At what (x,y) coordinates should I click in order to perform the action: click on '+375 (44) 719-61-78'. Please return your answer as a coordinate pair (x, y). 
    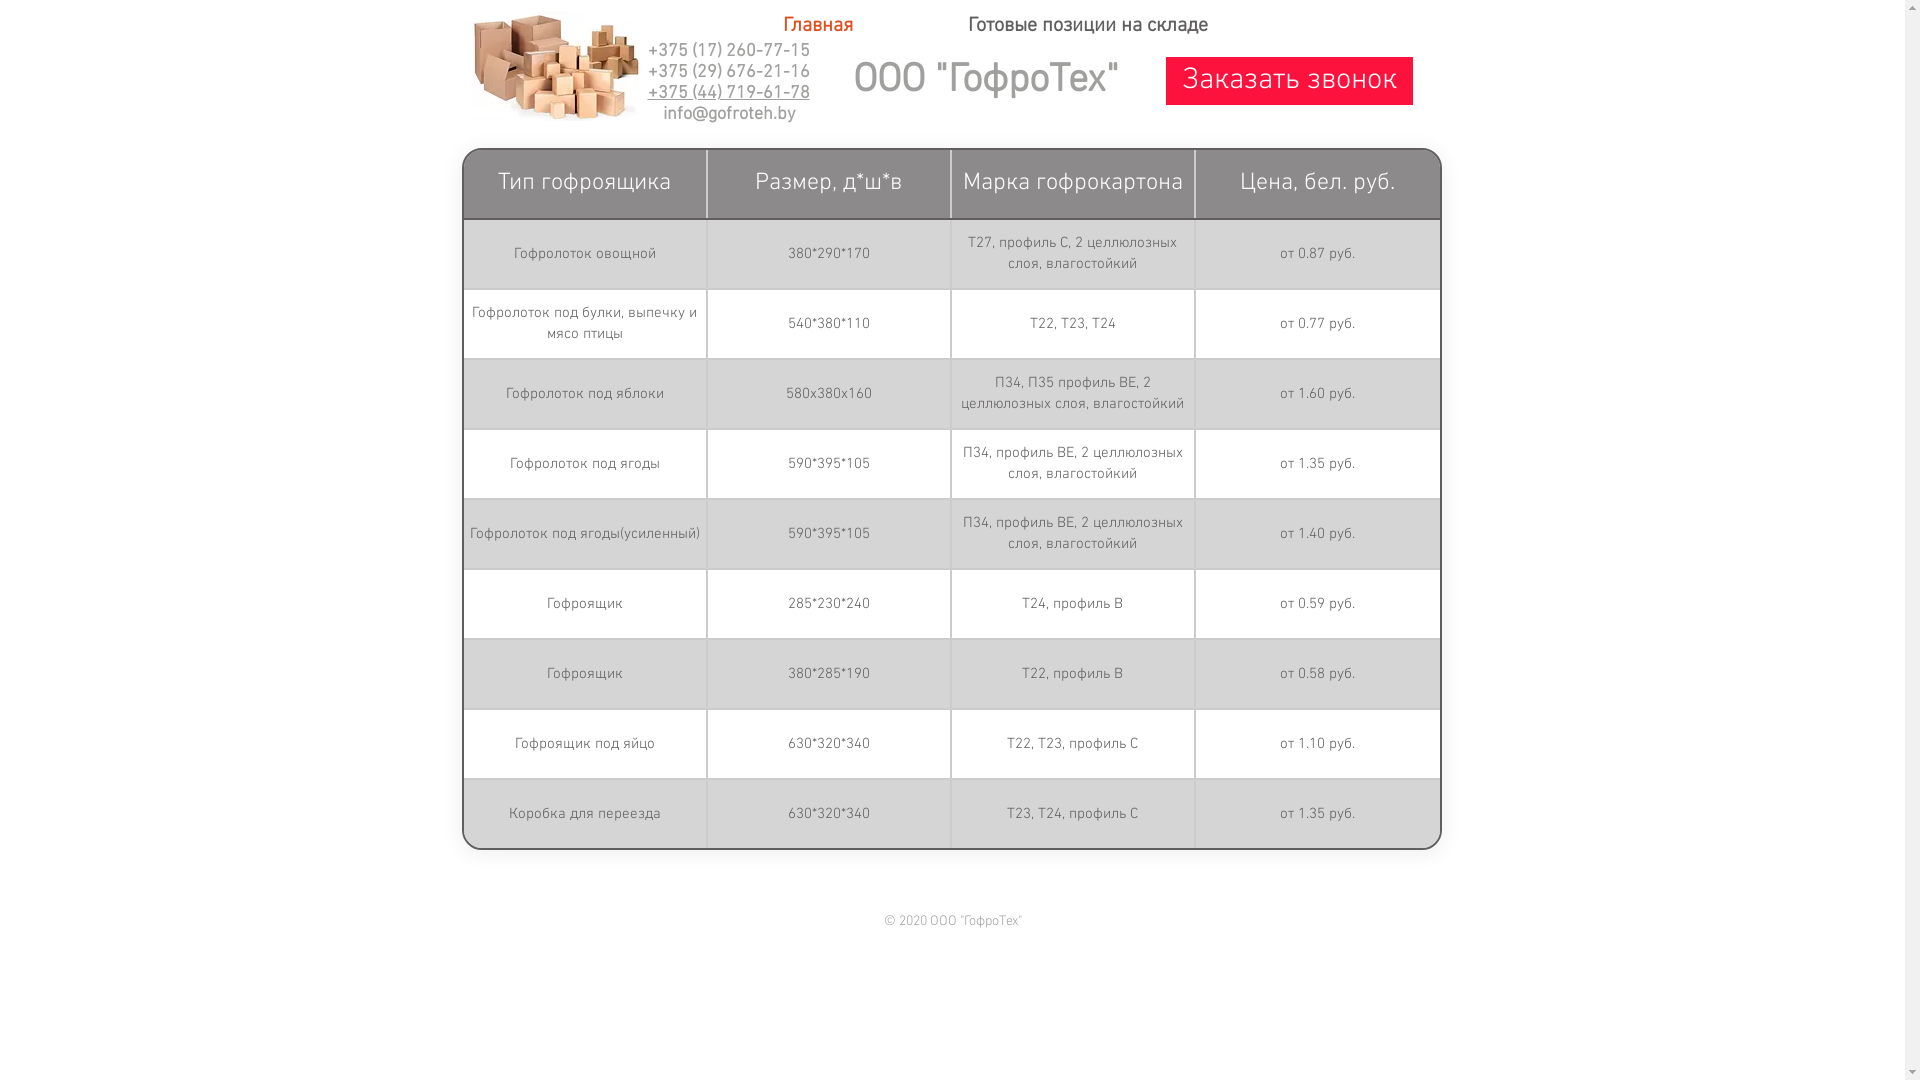
    Looking at the image, I should click on (648, 93).